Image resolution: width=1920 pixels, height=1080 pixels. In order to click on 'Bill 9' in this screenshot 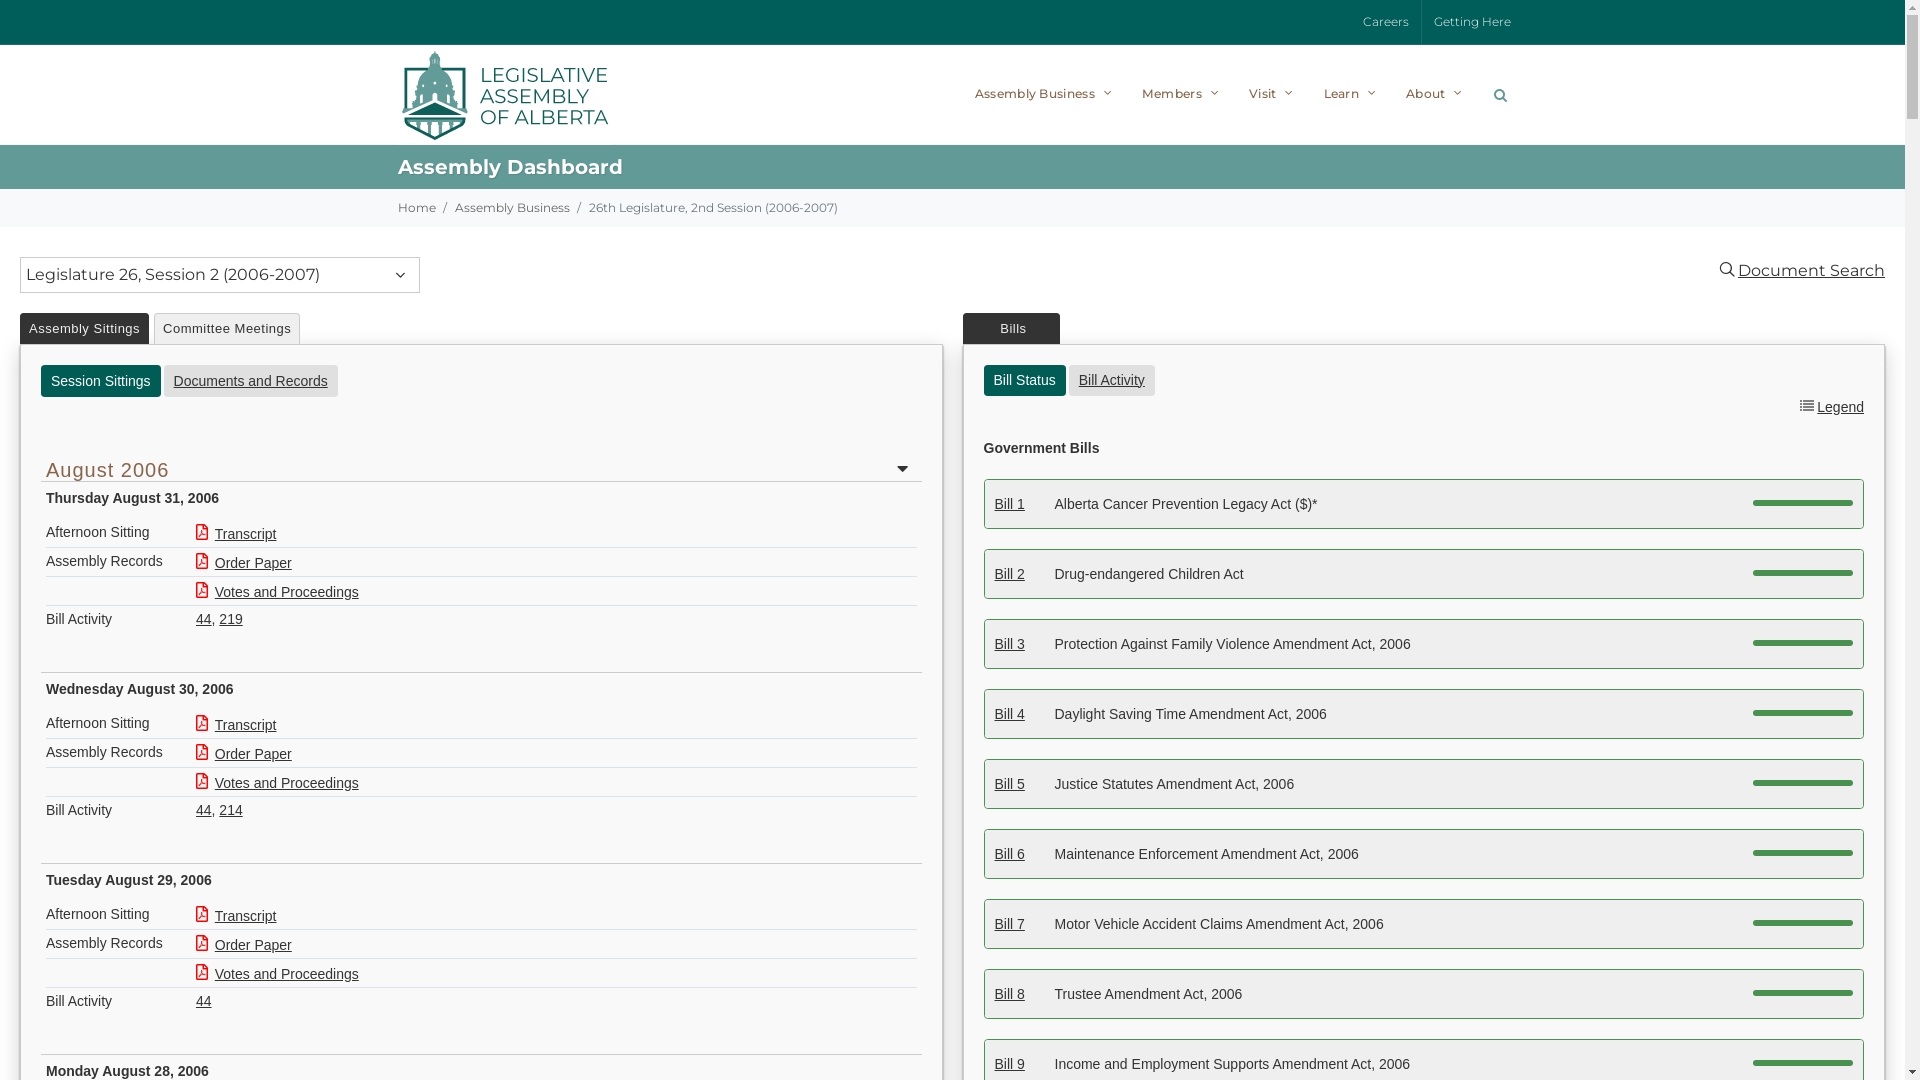, I will do `click(1008, 1063)`.